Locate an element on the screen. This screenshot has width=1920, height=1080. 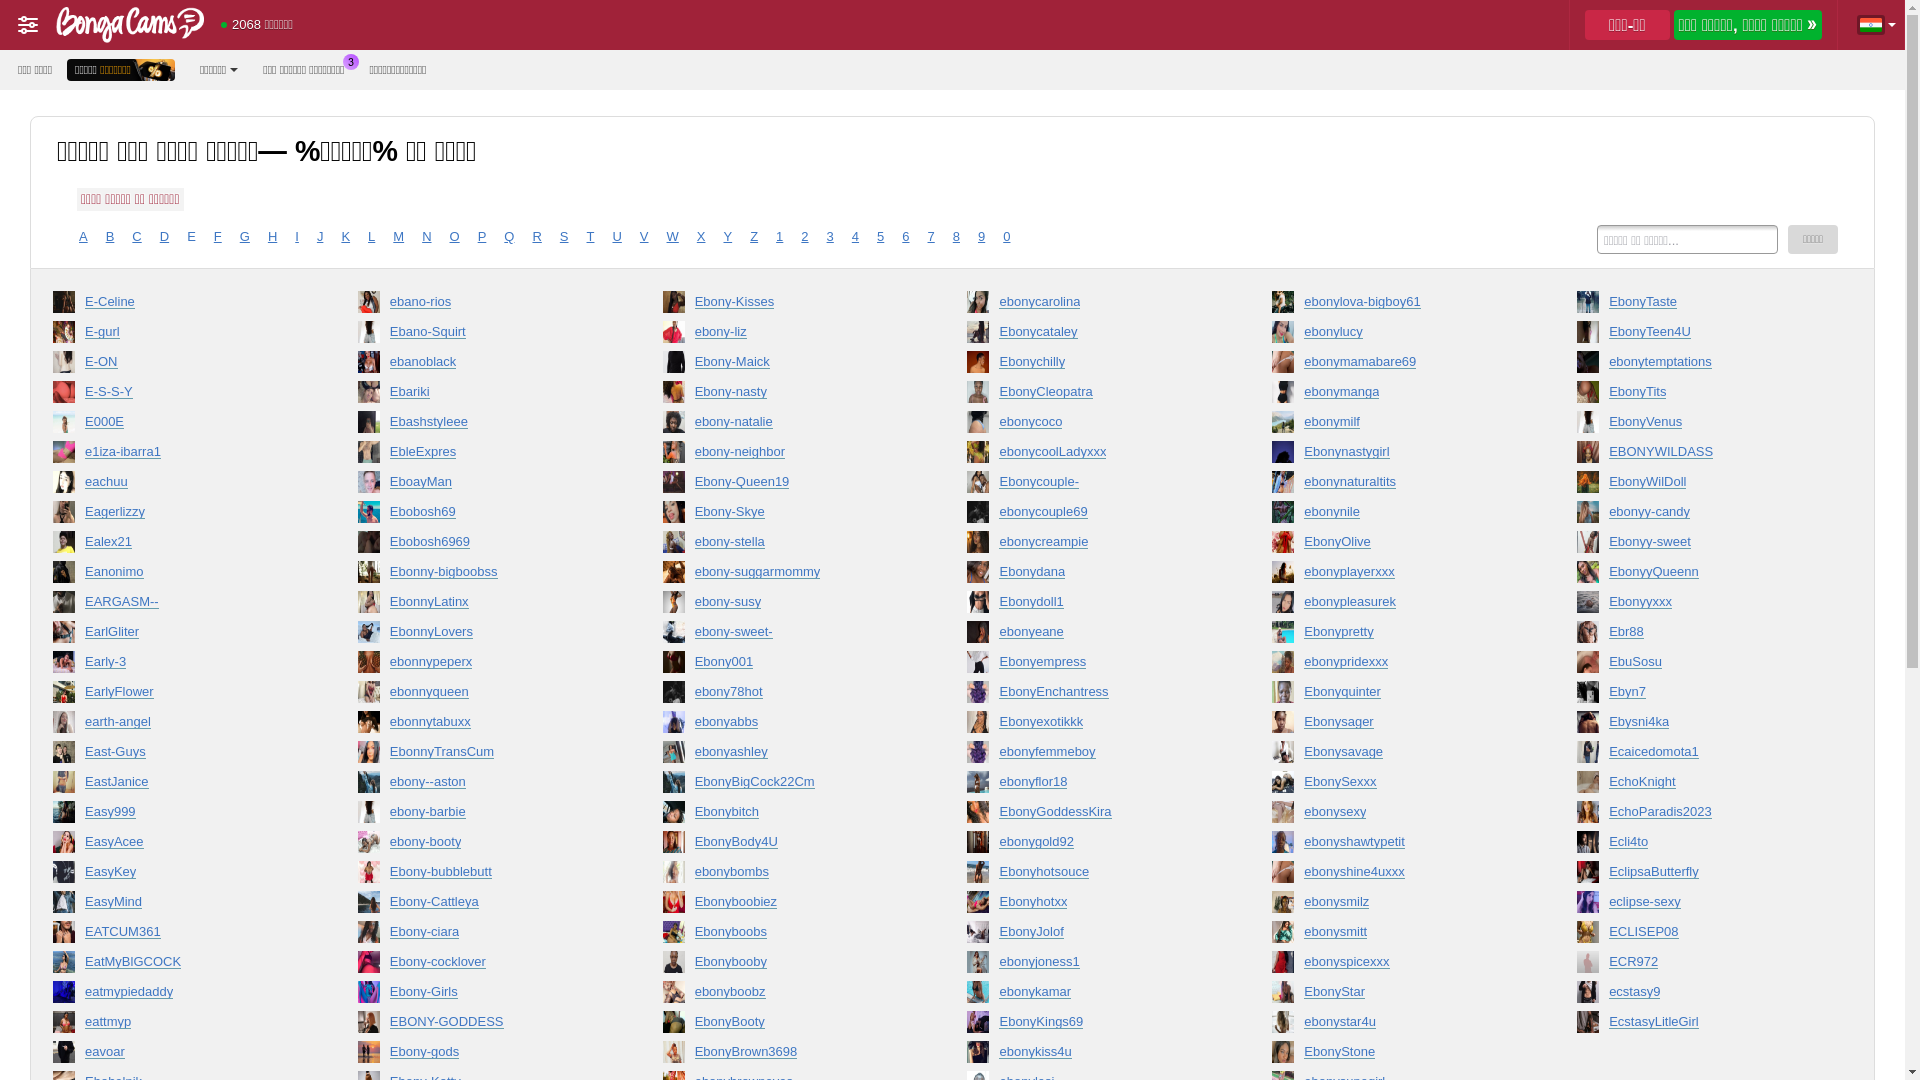
'B' is located at coordinates (104, 235).